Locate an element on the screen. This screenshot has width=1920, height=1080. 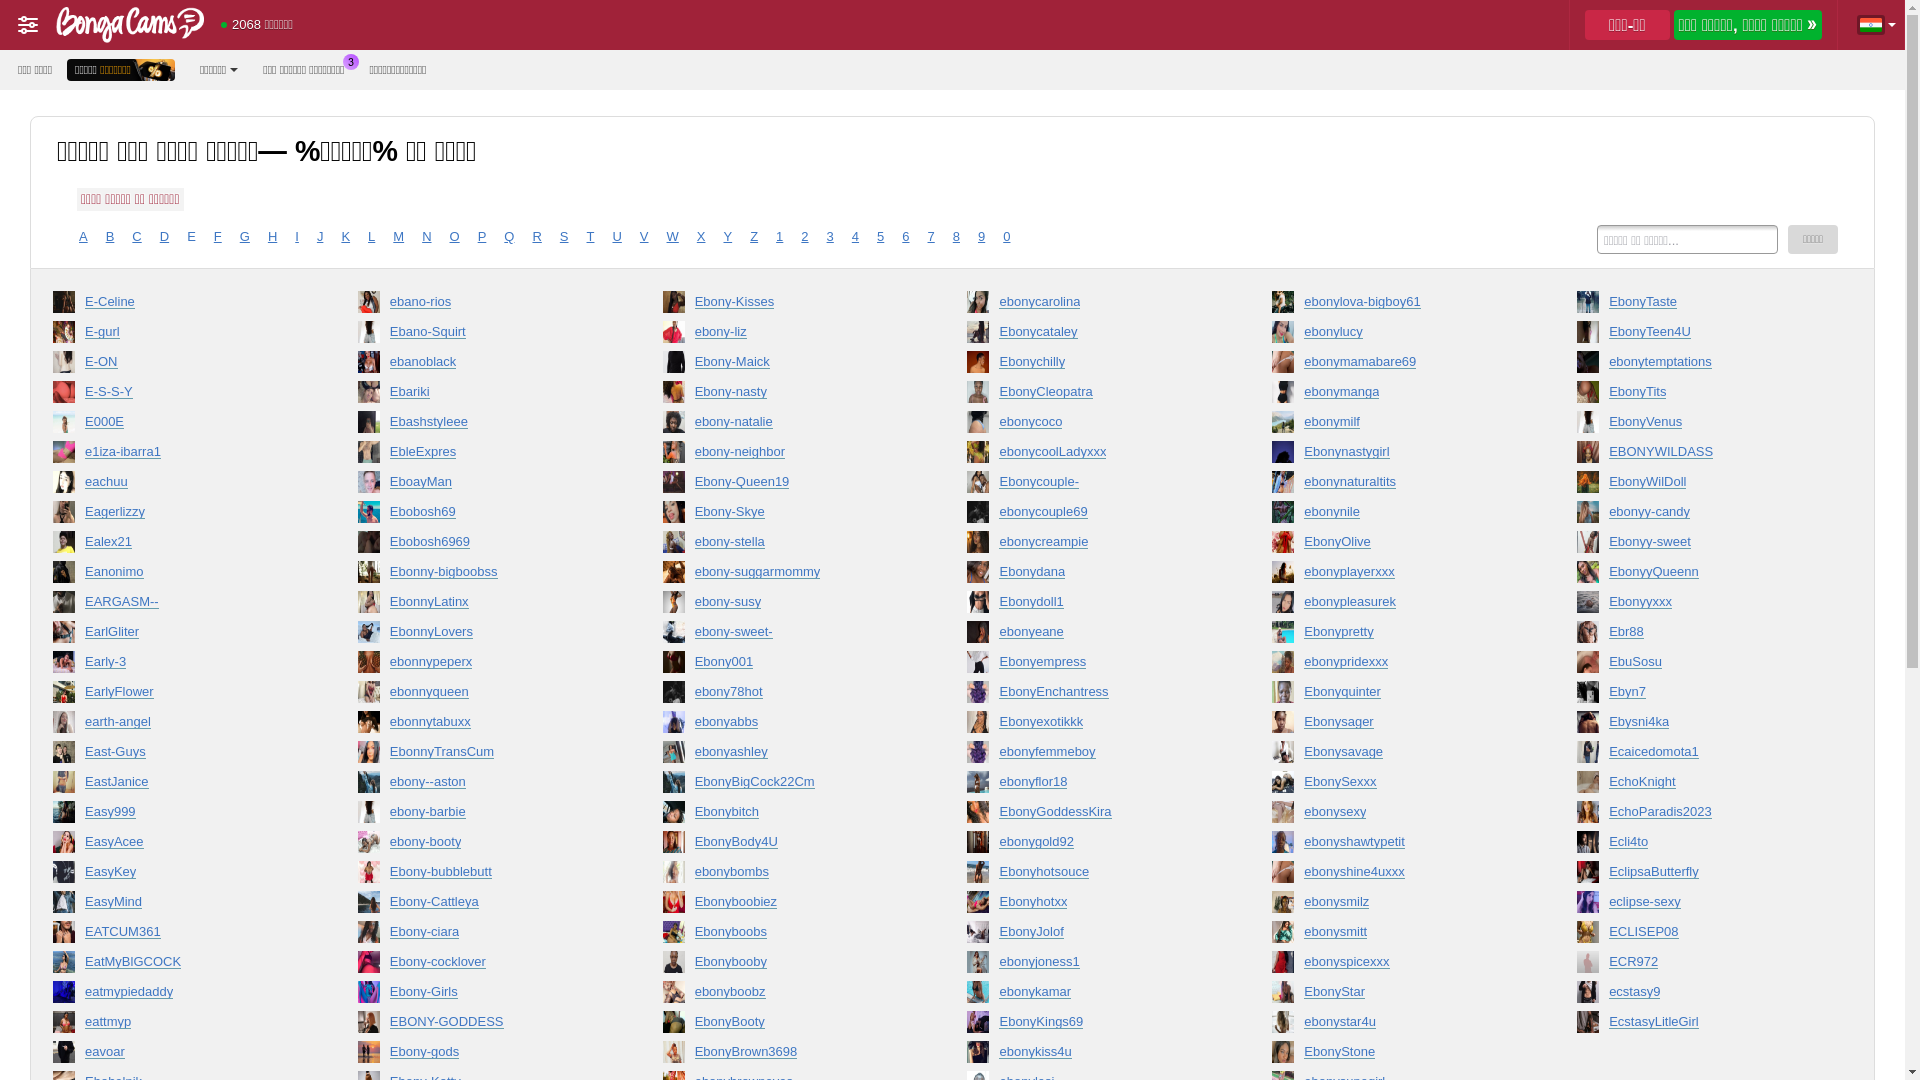
'B' is located at coordinates (104, 235).